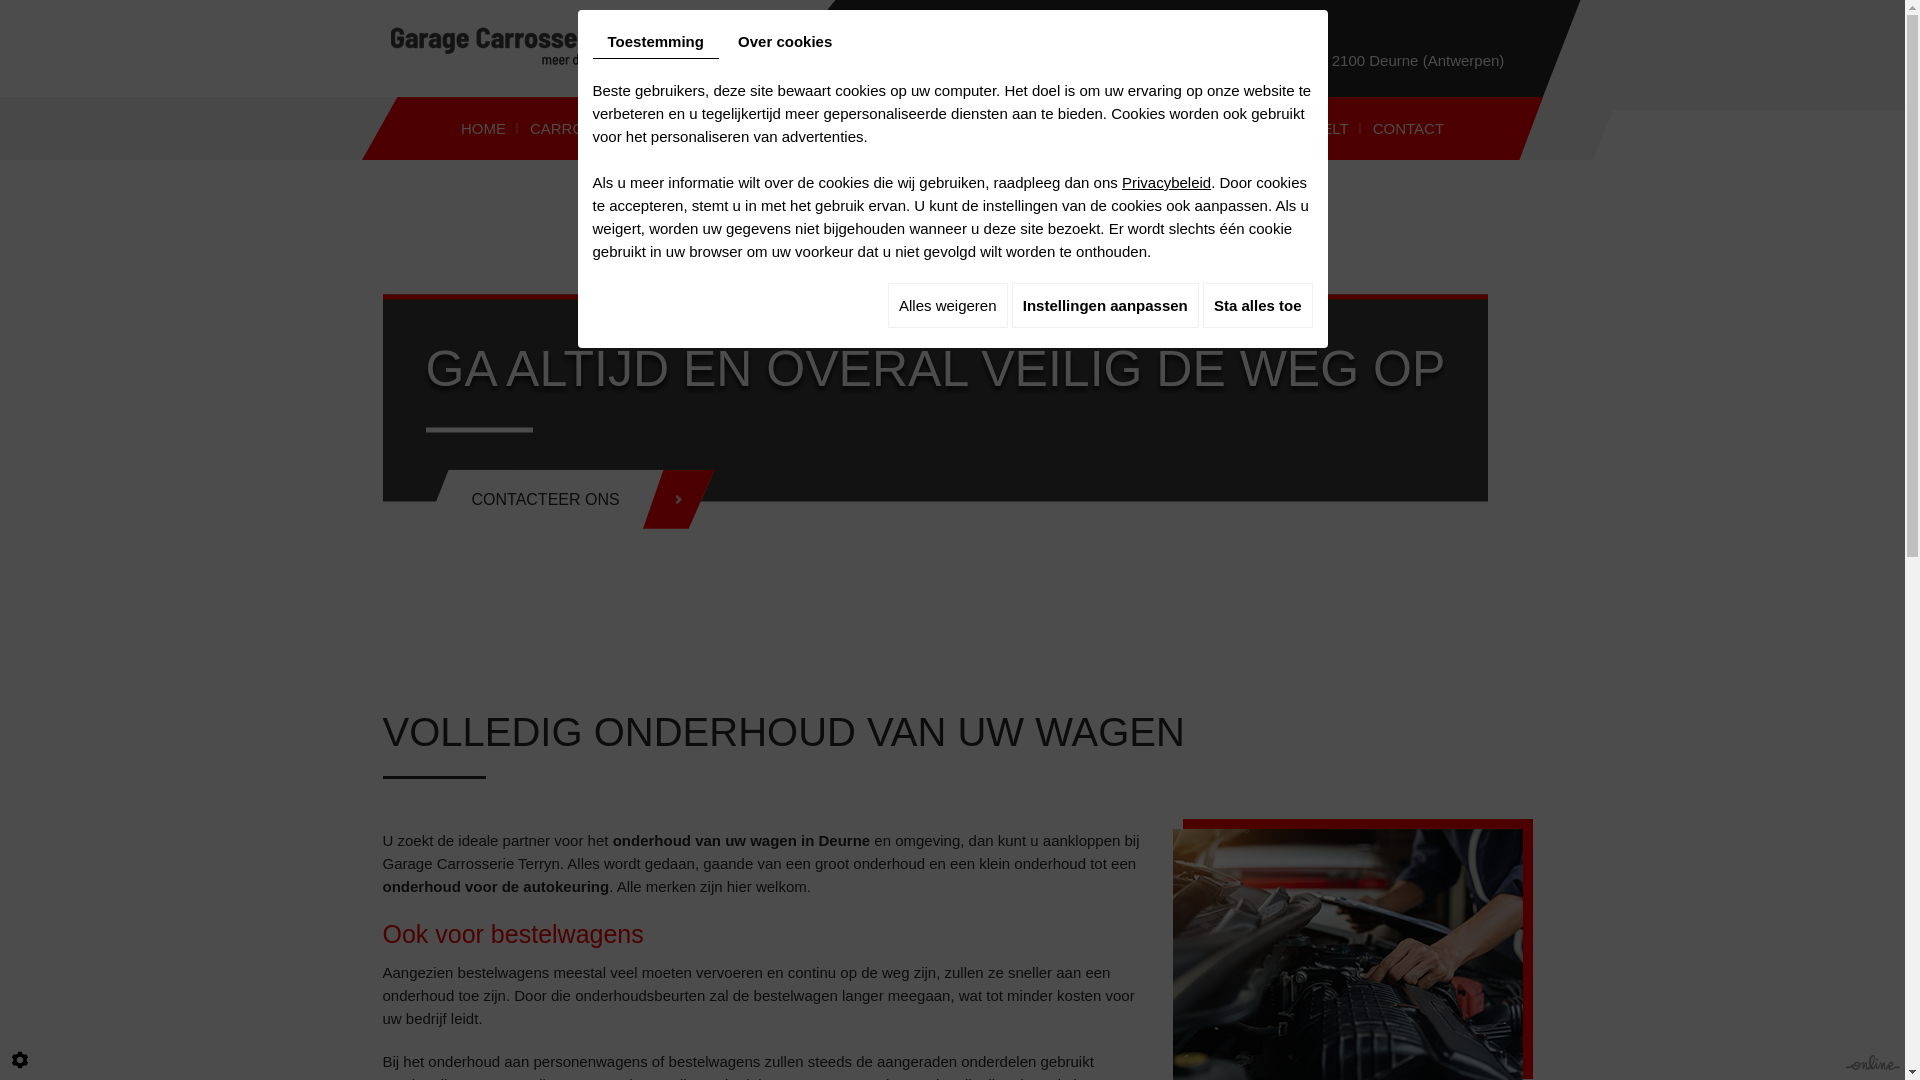 The width and height of the screenshot is (1920, 1080). Describe the element at coordinates (583, 128) in the screenshot. I see `'CARROSSERIE'` at that location.